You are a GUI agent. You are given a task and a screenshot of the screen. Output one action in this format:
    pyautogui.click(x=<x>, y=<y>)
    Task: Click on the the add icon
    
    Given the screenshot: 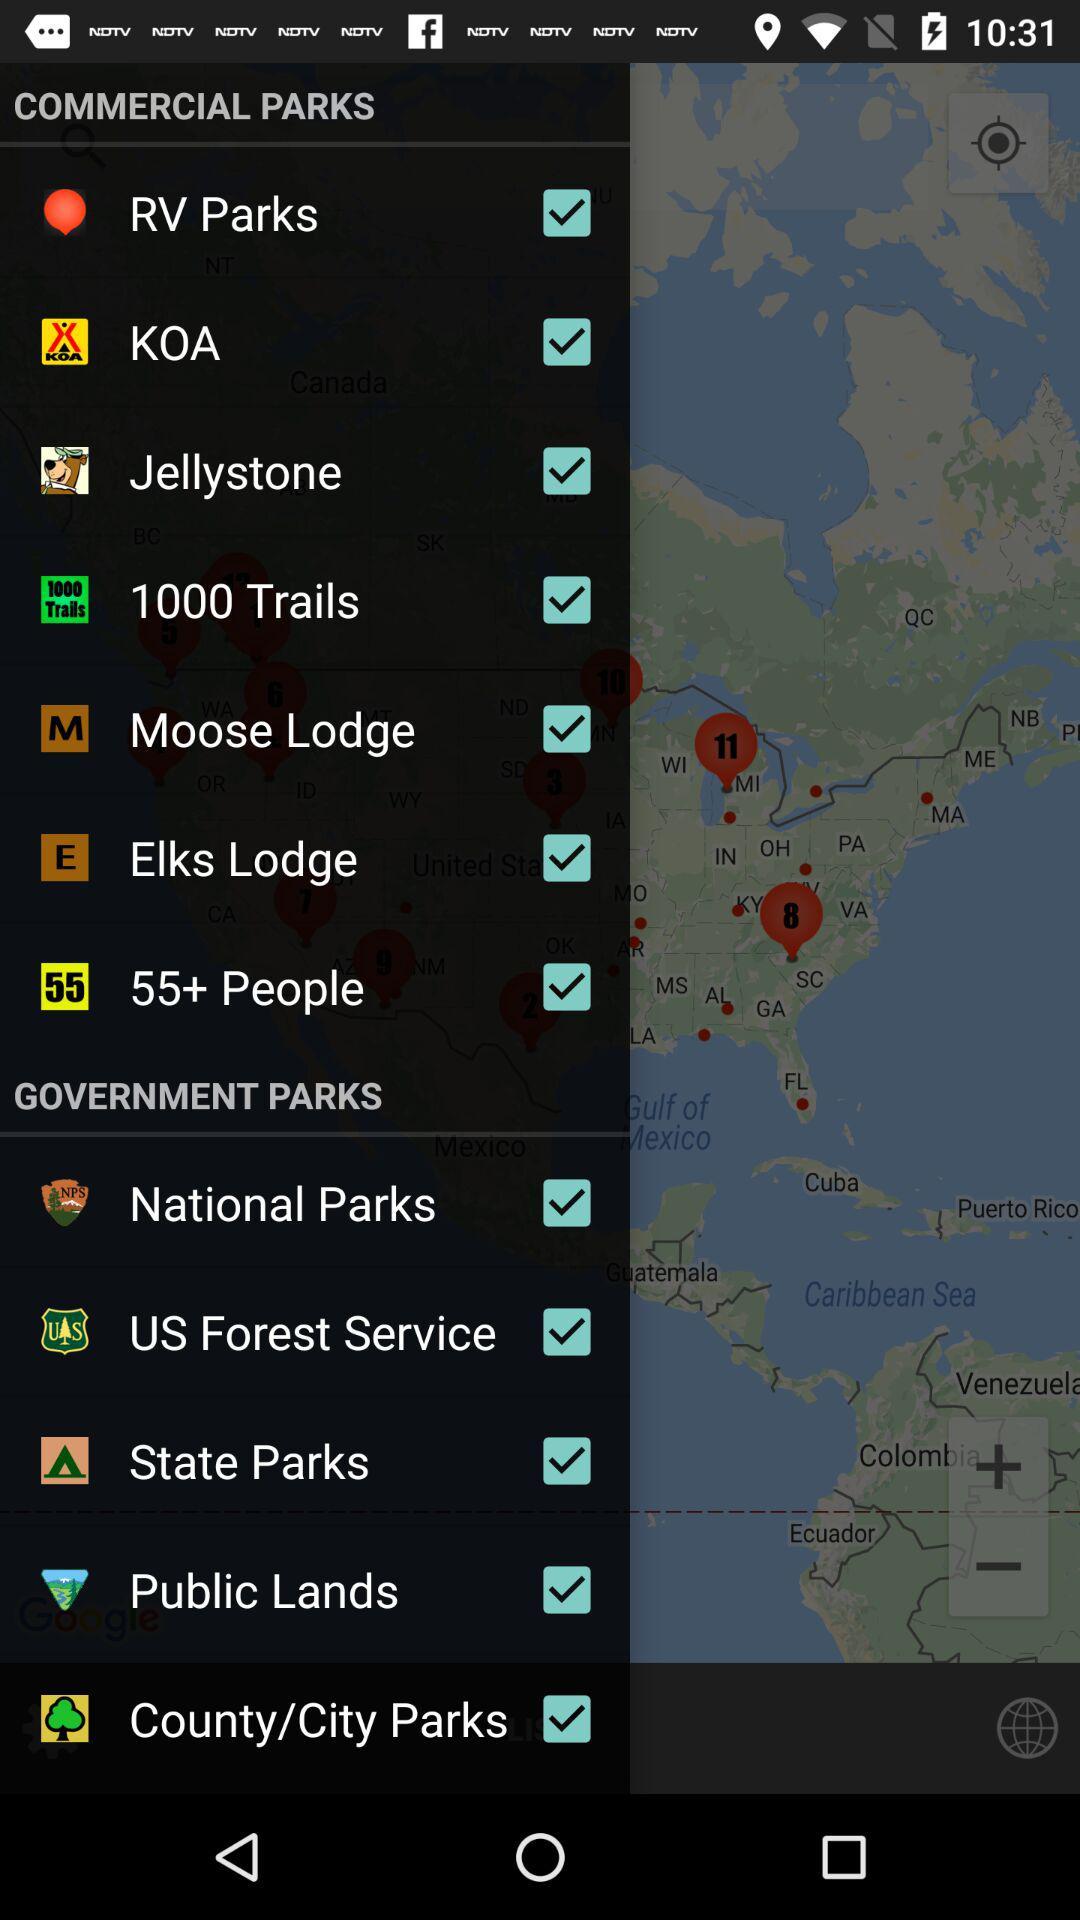 What is the action you would take?
    pyautogui.click(x=998, y=1464)
    